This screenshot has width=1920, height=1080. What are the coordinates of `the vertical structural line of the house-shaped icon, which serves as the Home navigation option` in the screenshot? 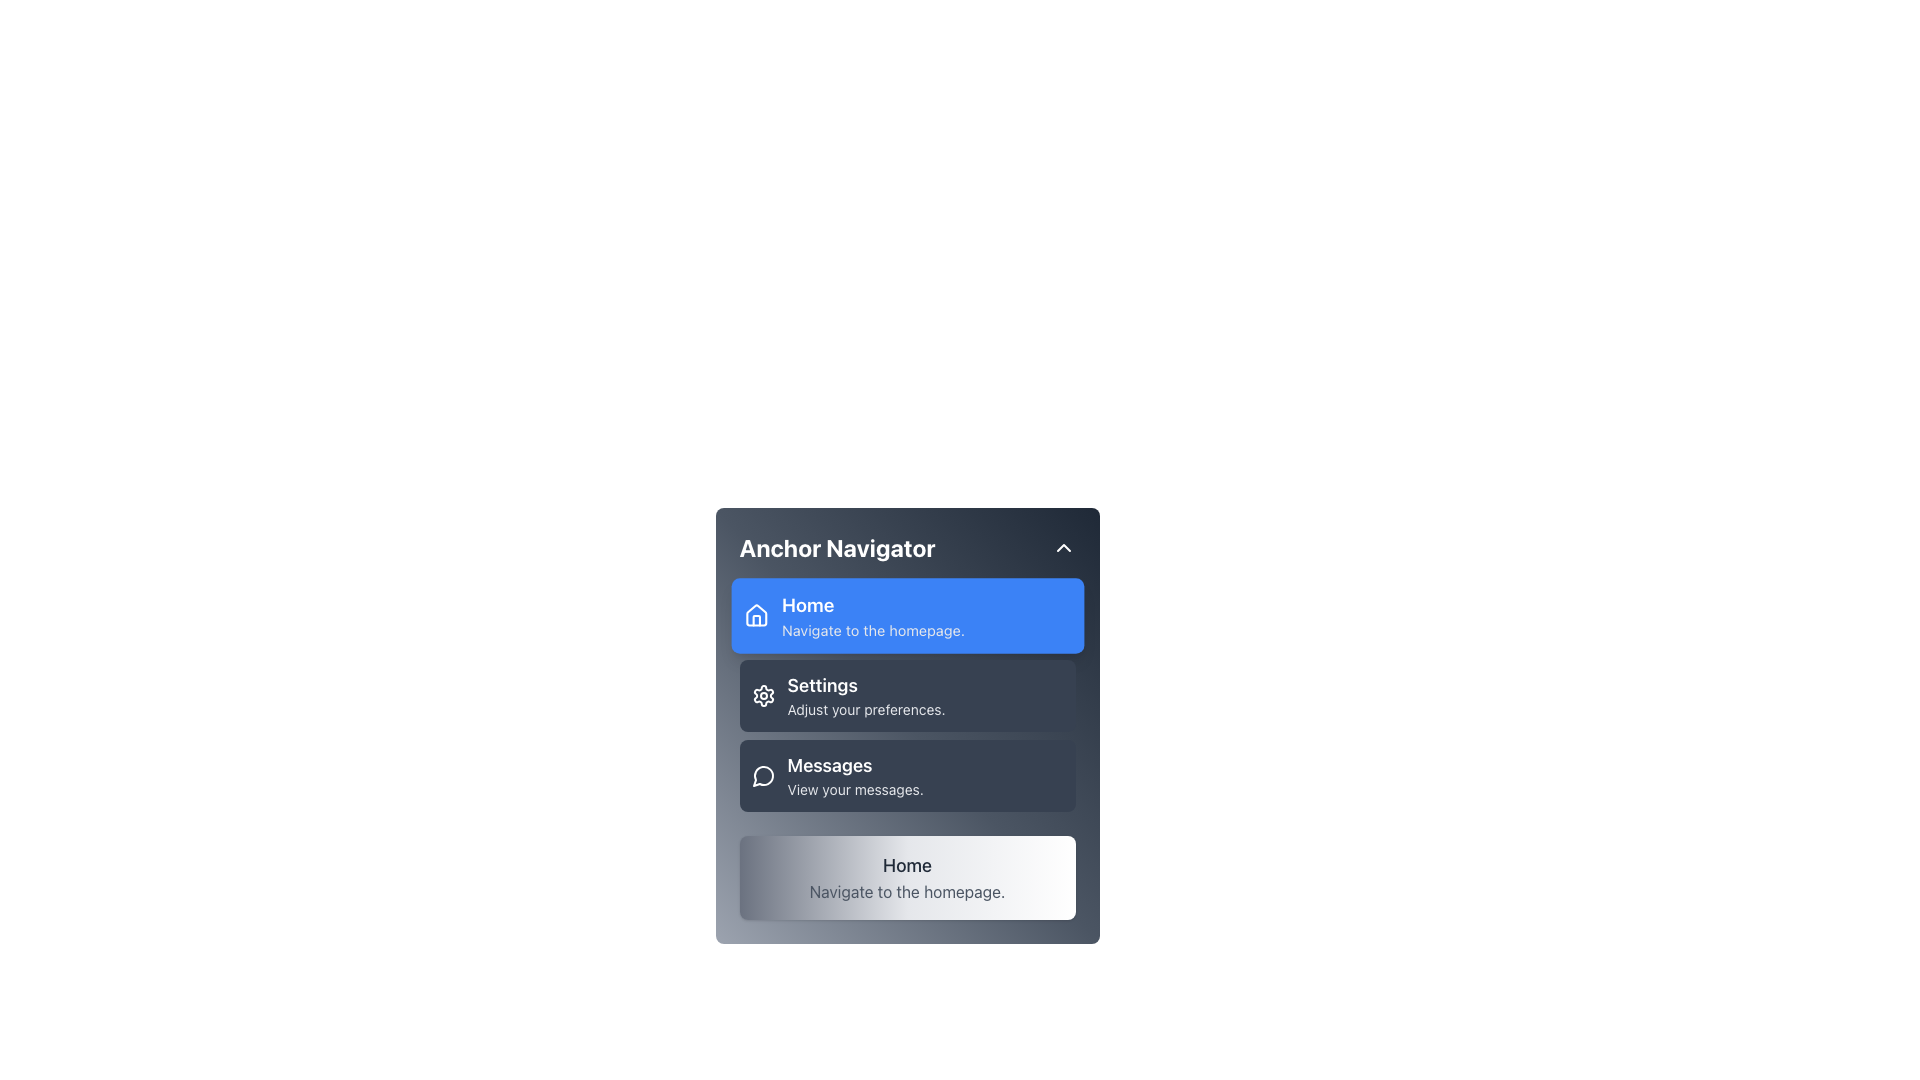 It's located at (755, 619).